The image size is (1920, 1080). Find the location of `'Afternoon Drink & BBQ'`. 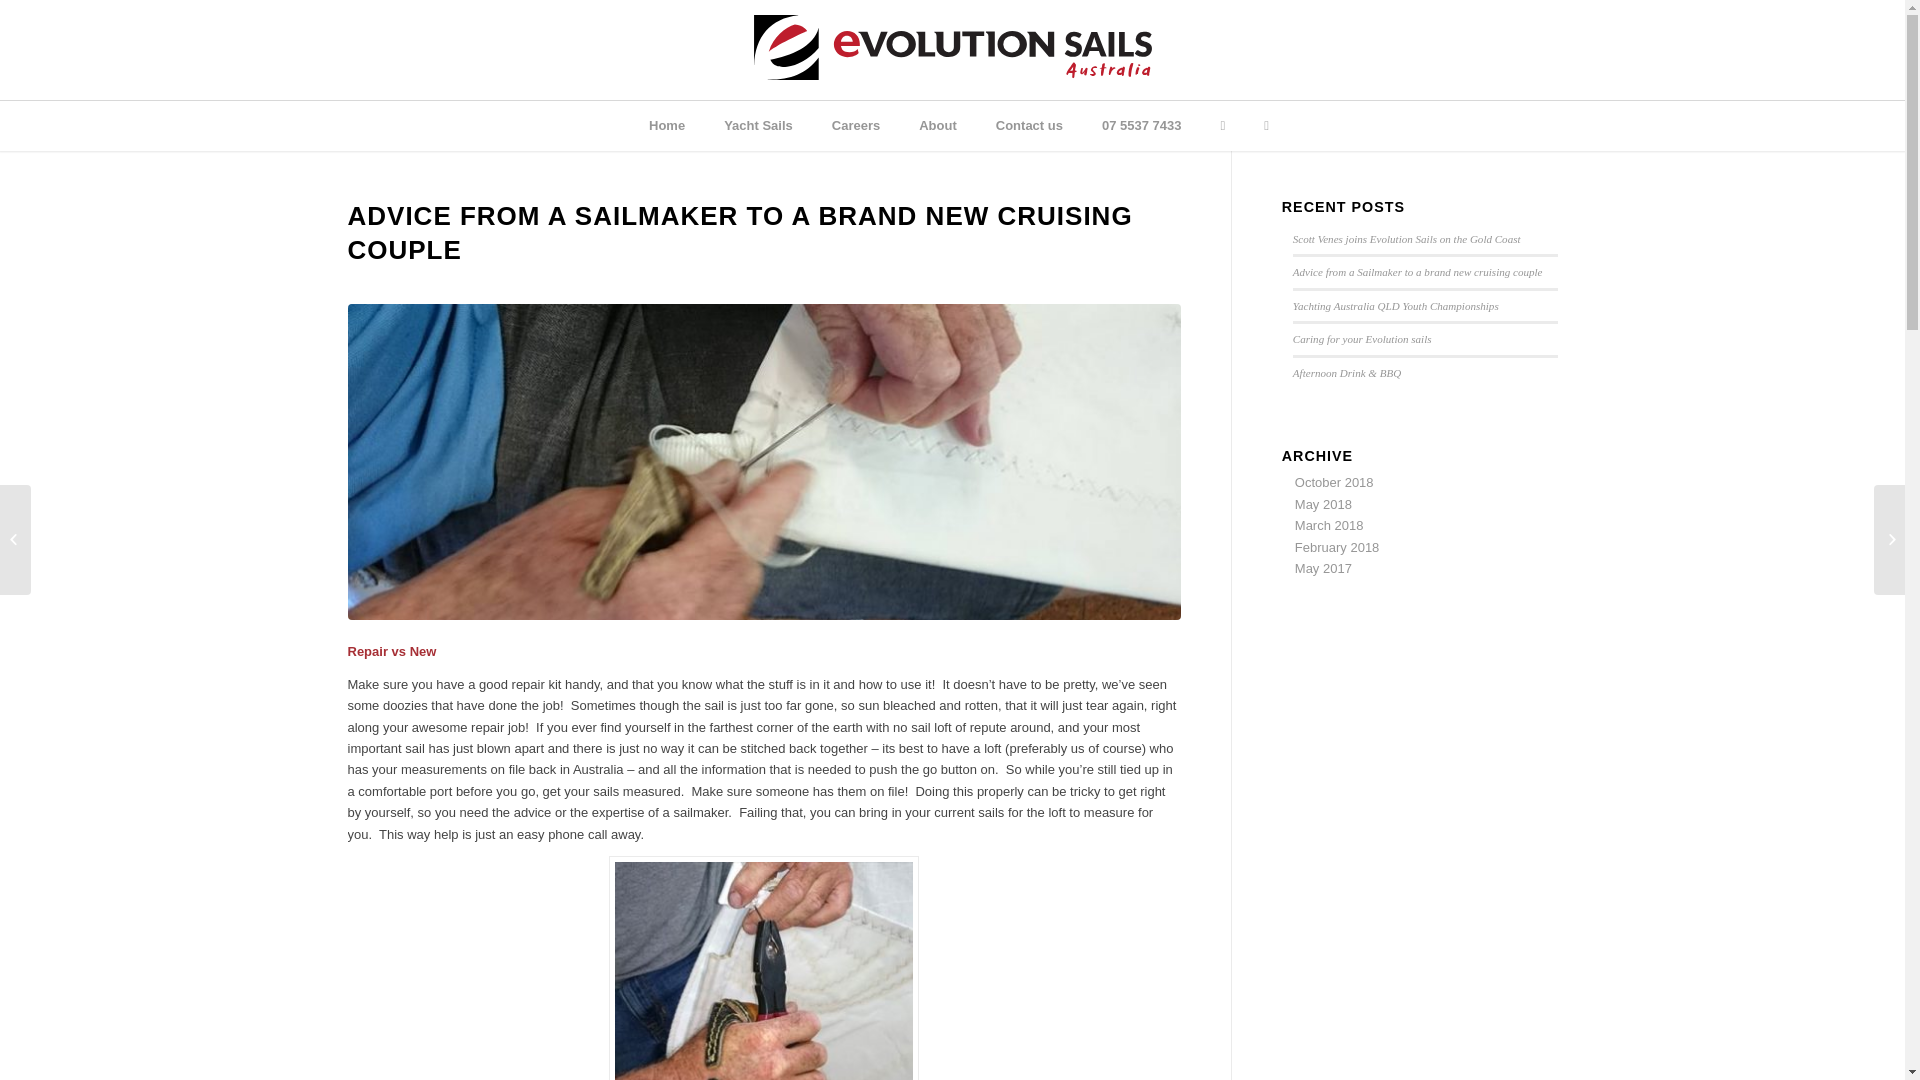

'Afternoon Drink & BBQ' is located at coordinates (1292, 373).